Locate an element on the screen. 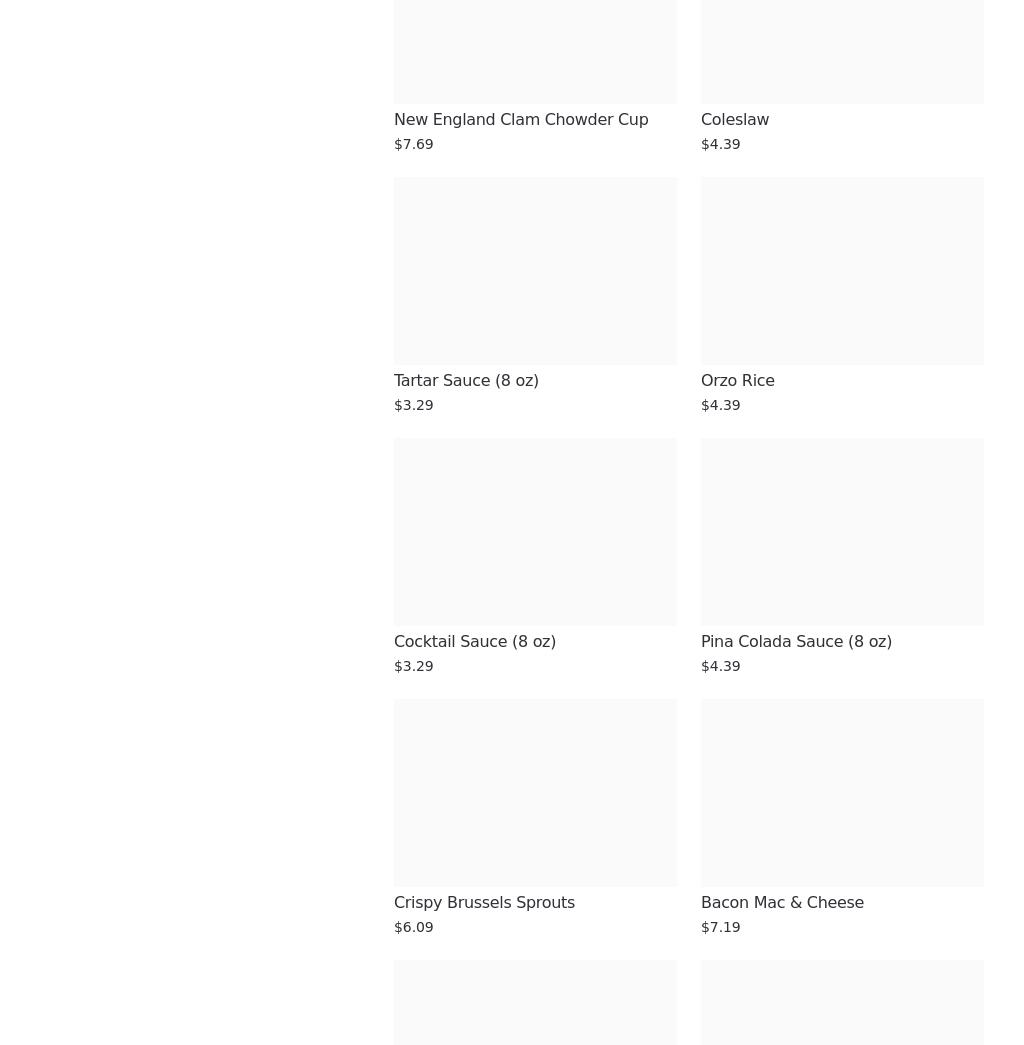 The width and height of the screenshot is (1024, 1045). 'Cocktail Sauce (8 oz)' is located at coordinates (474, 641).